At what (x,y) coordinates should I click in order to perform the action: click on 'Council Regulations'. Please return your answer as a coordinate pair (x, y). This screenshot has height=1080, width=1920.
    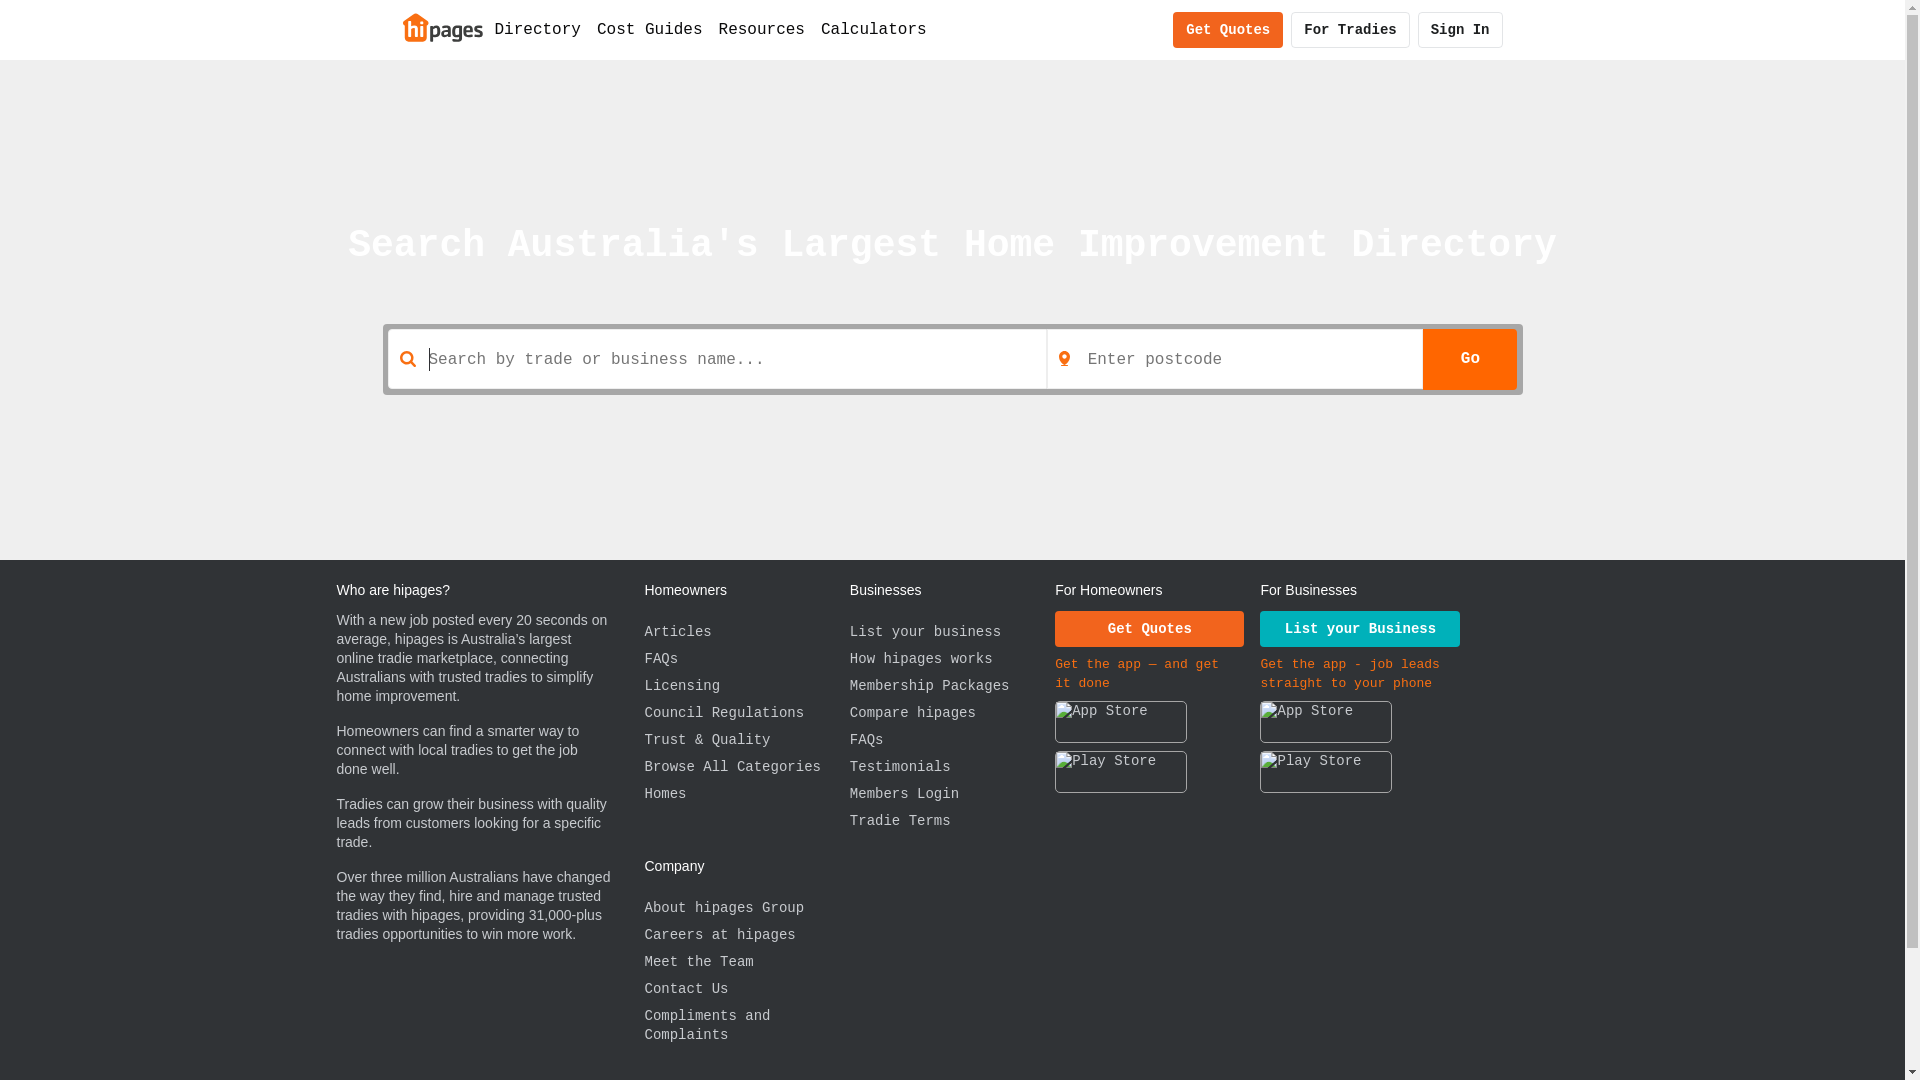
    Looking at the image, I should click on (745, 712).